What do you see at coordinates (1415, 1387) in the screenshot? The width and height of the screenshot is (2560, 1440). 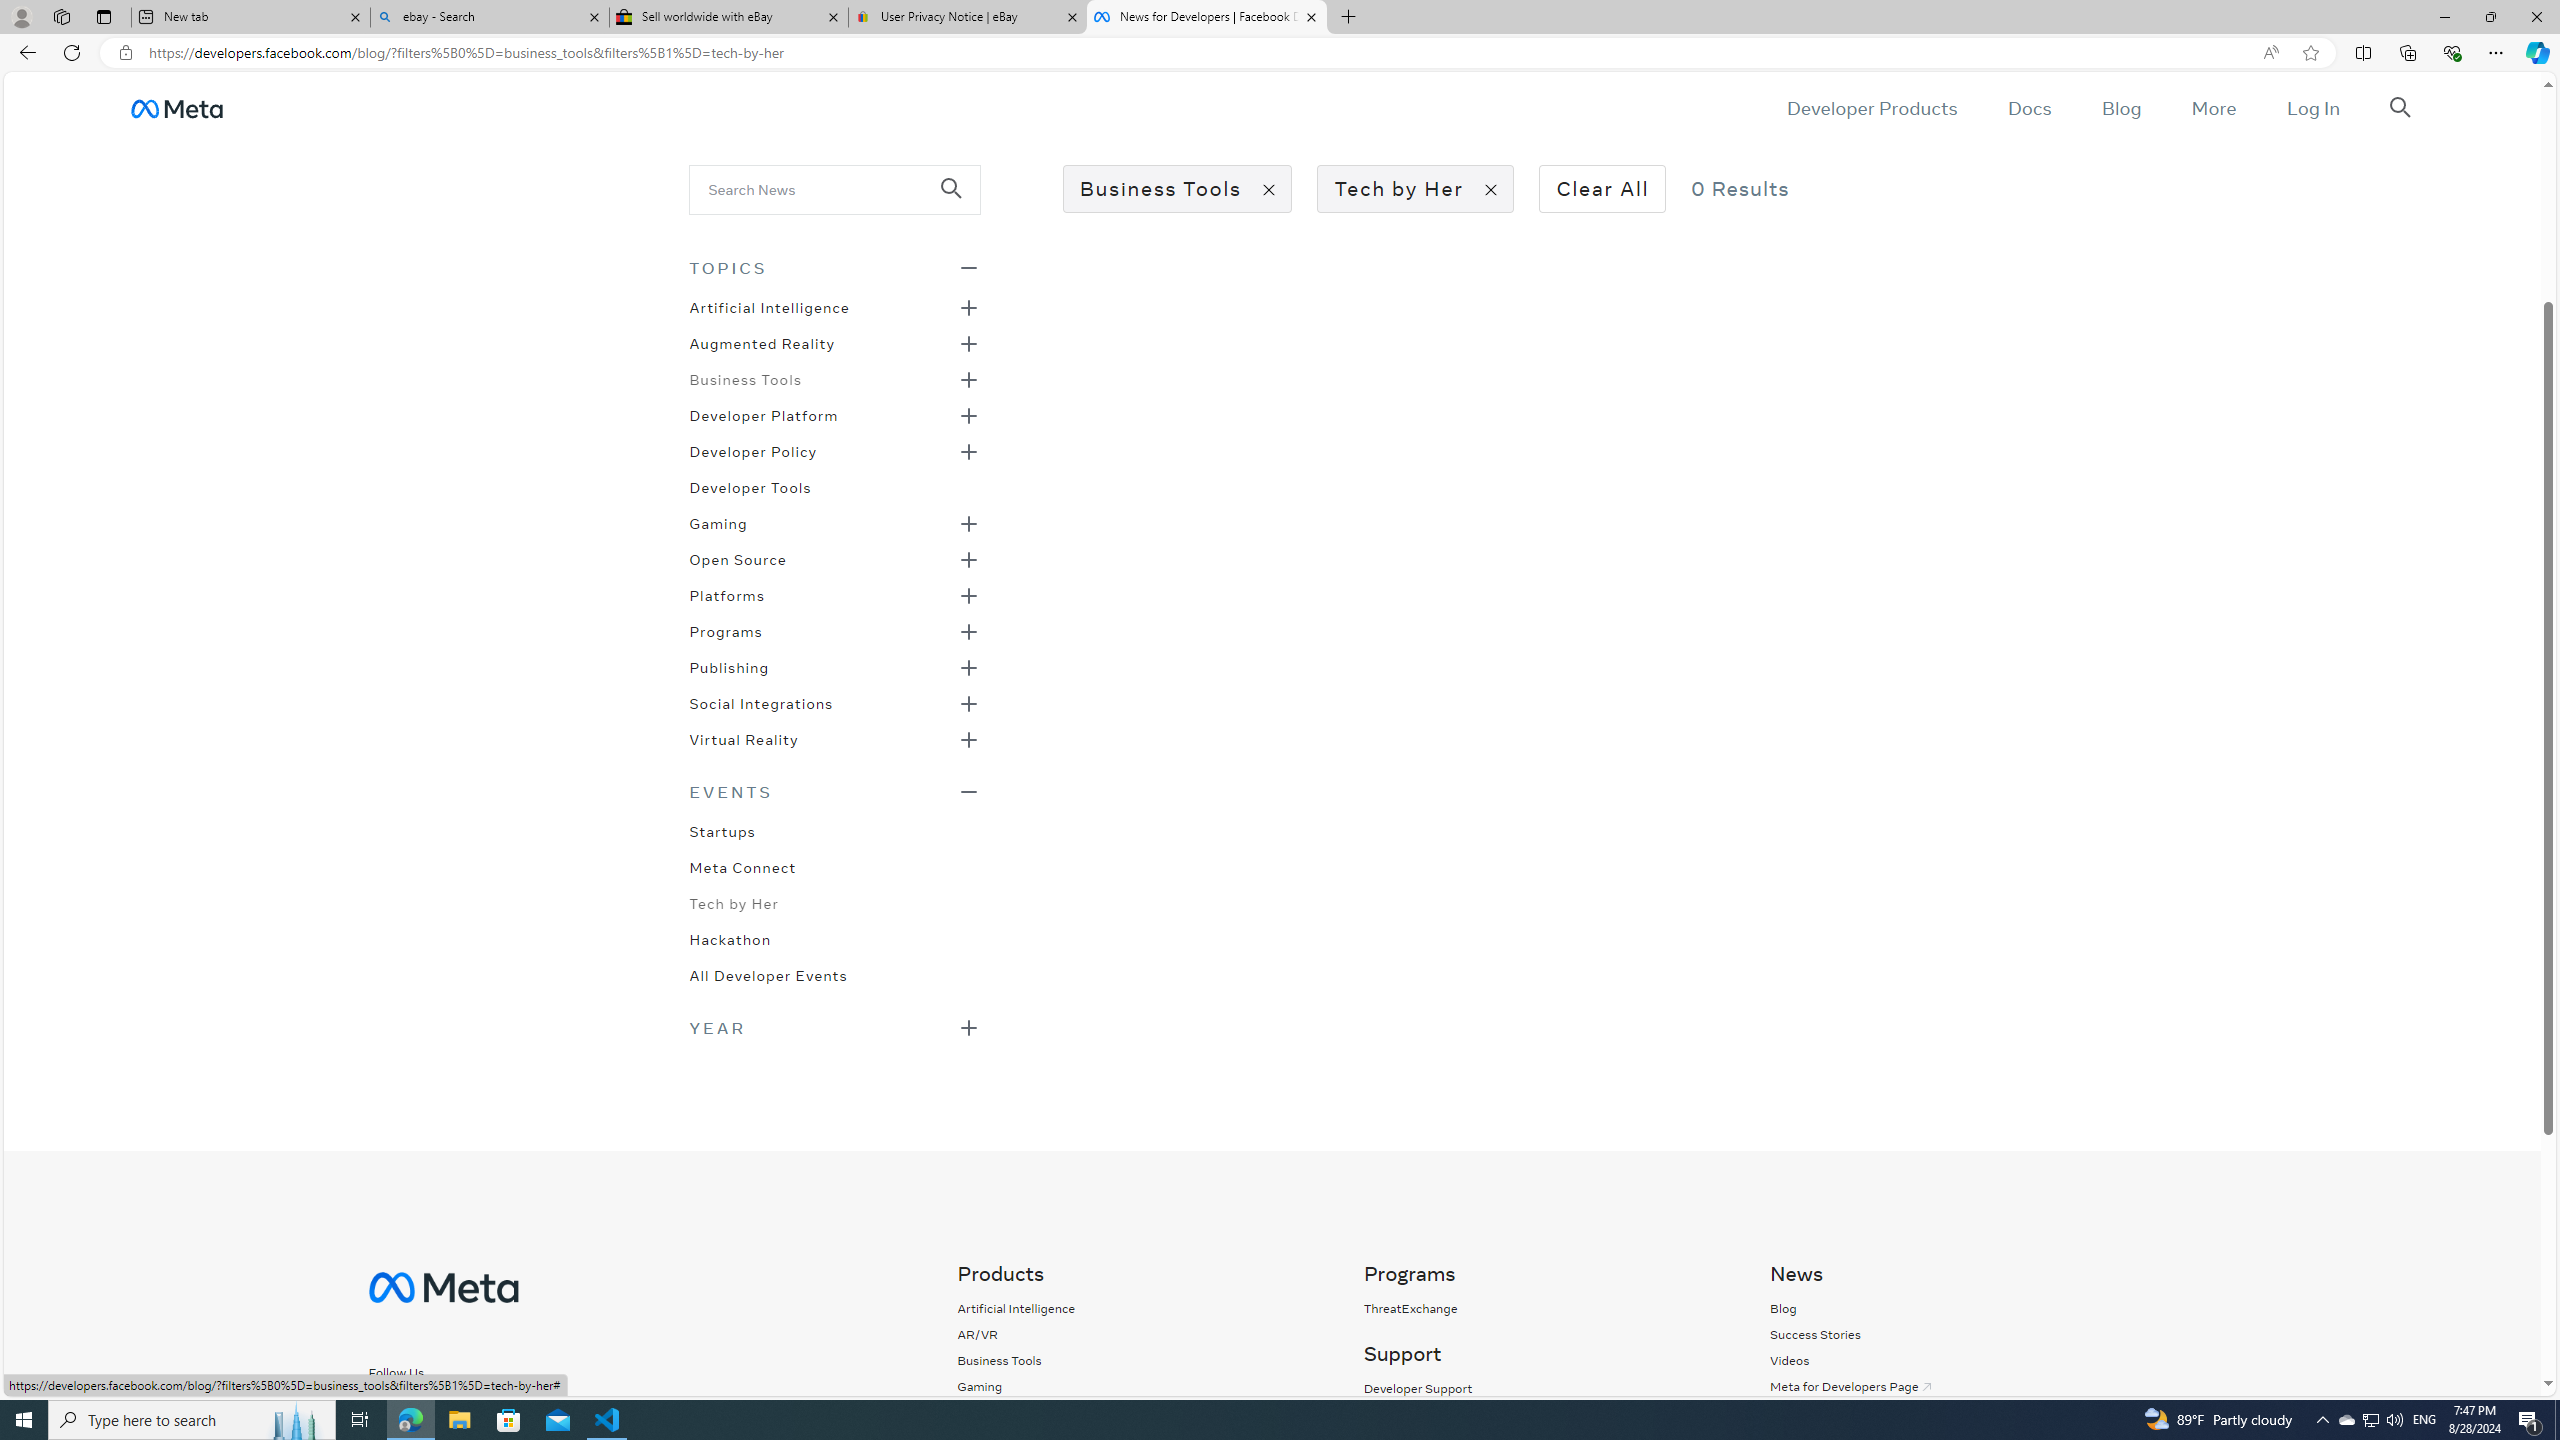 I see `'Developer Support'` at bounding box center [1415, 1387].